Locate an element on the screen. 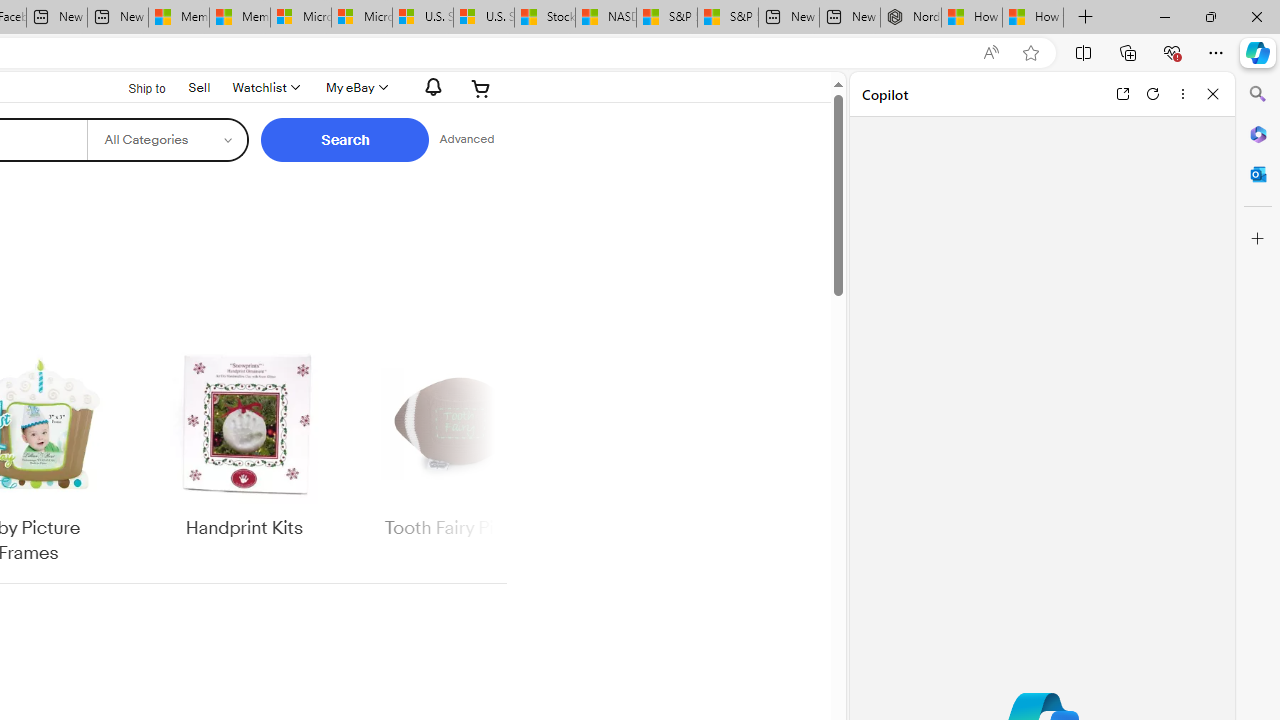 This screenshot has width=1280, height=720. 'Ship to' is located at coordinates (133, 86).